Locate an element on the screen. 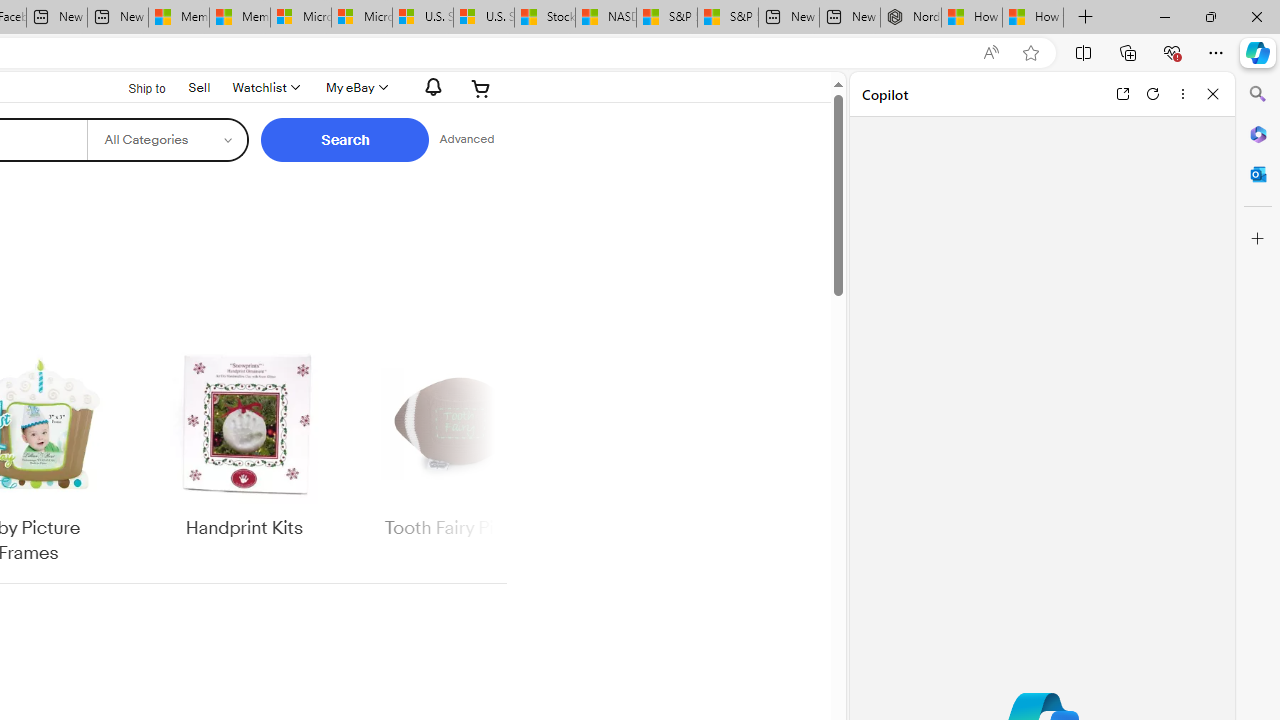 This screenshot has width=1280, height=720. 'Ship to' is located at coordinates (133, 86).